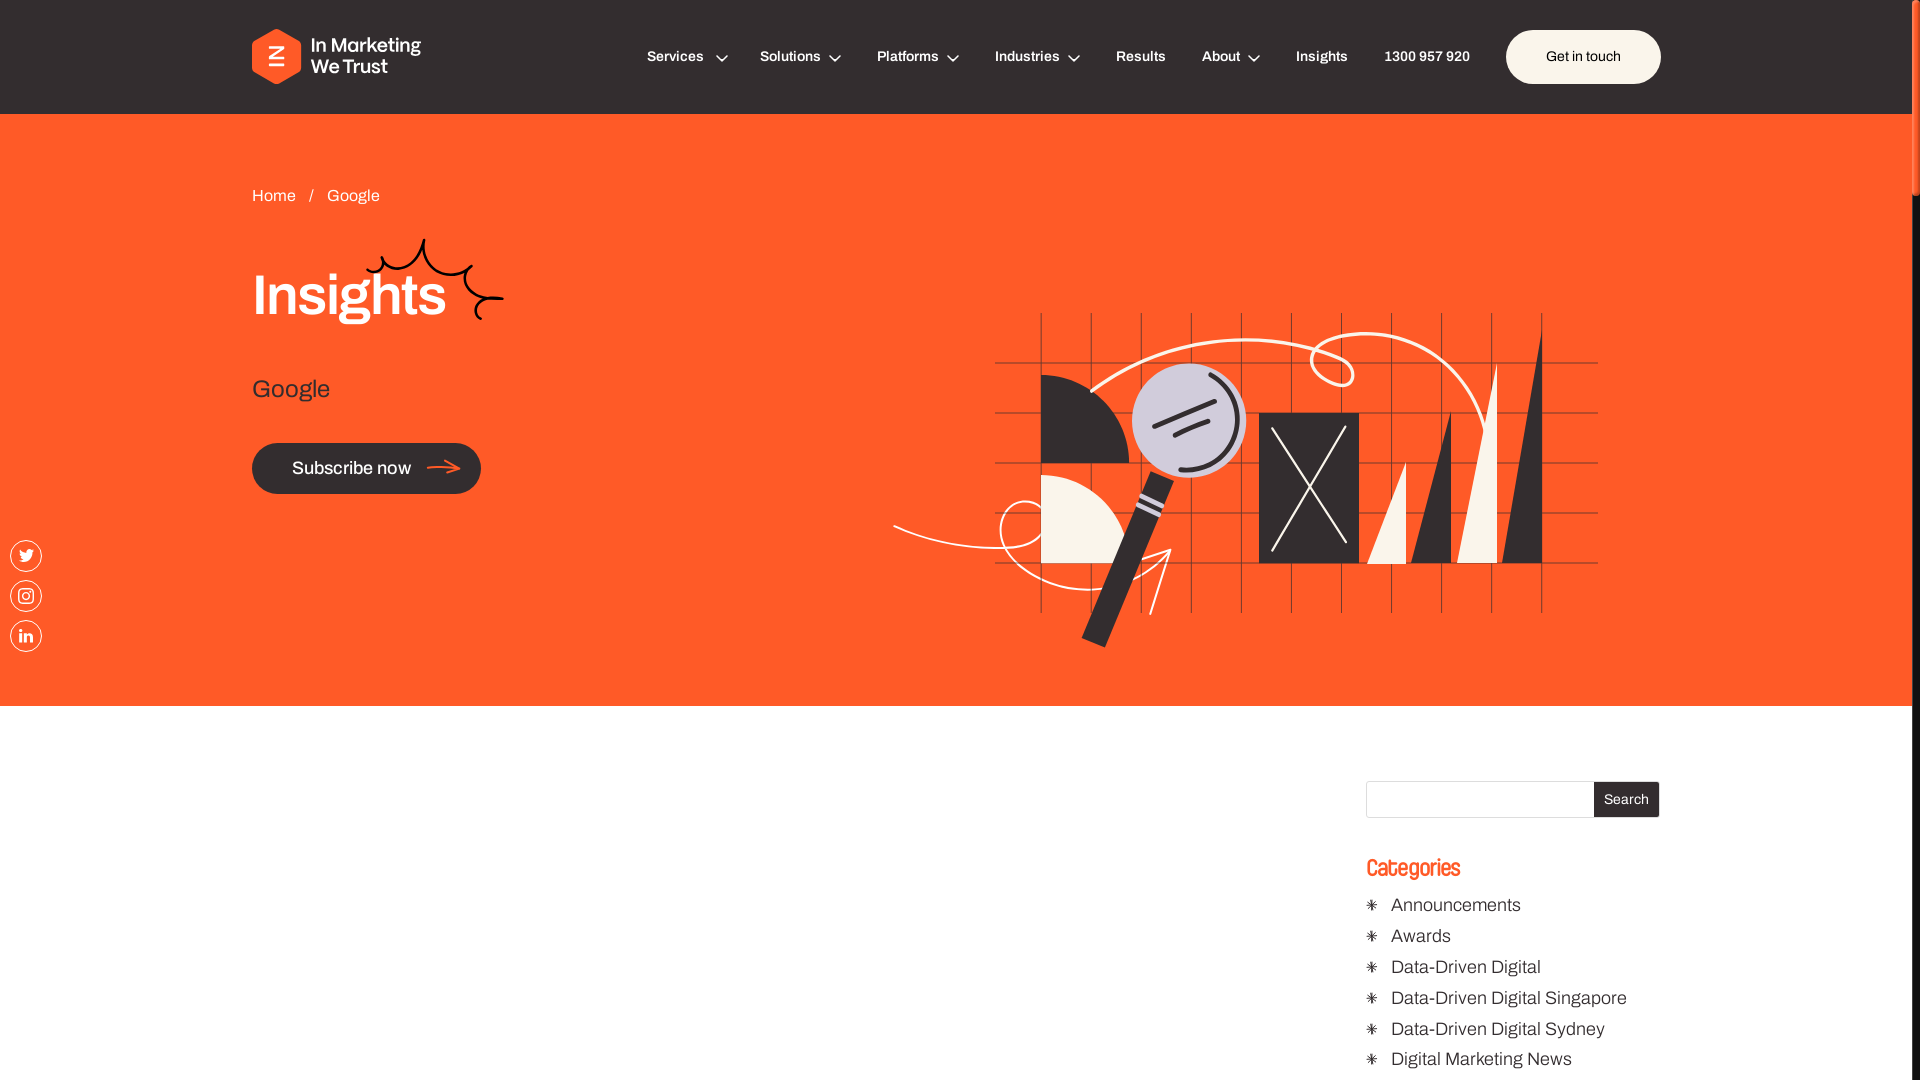 The image size is (1920, 1080). I want to click on 'Awards', so click(1390, 936).